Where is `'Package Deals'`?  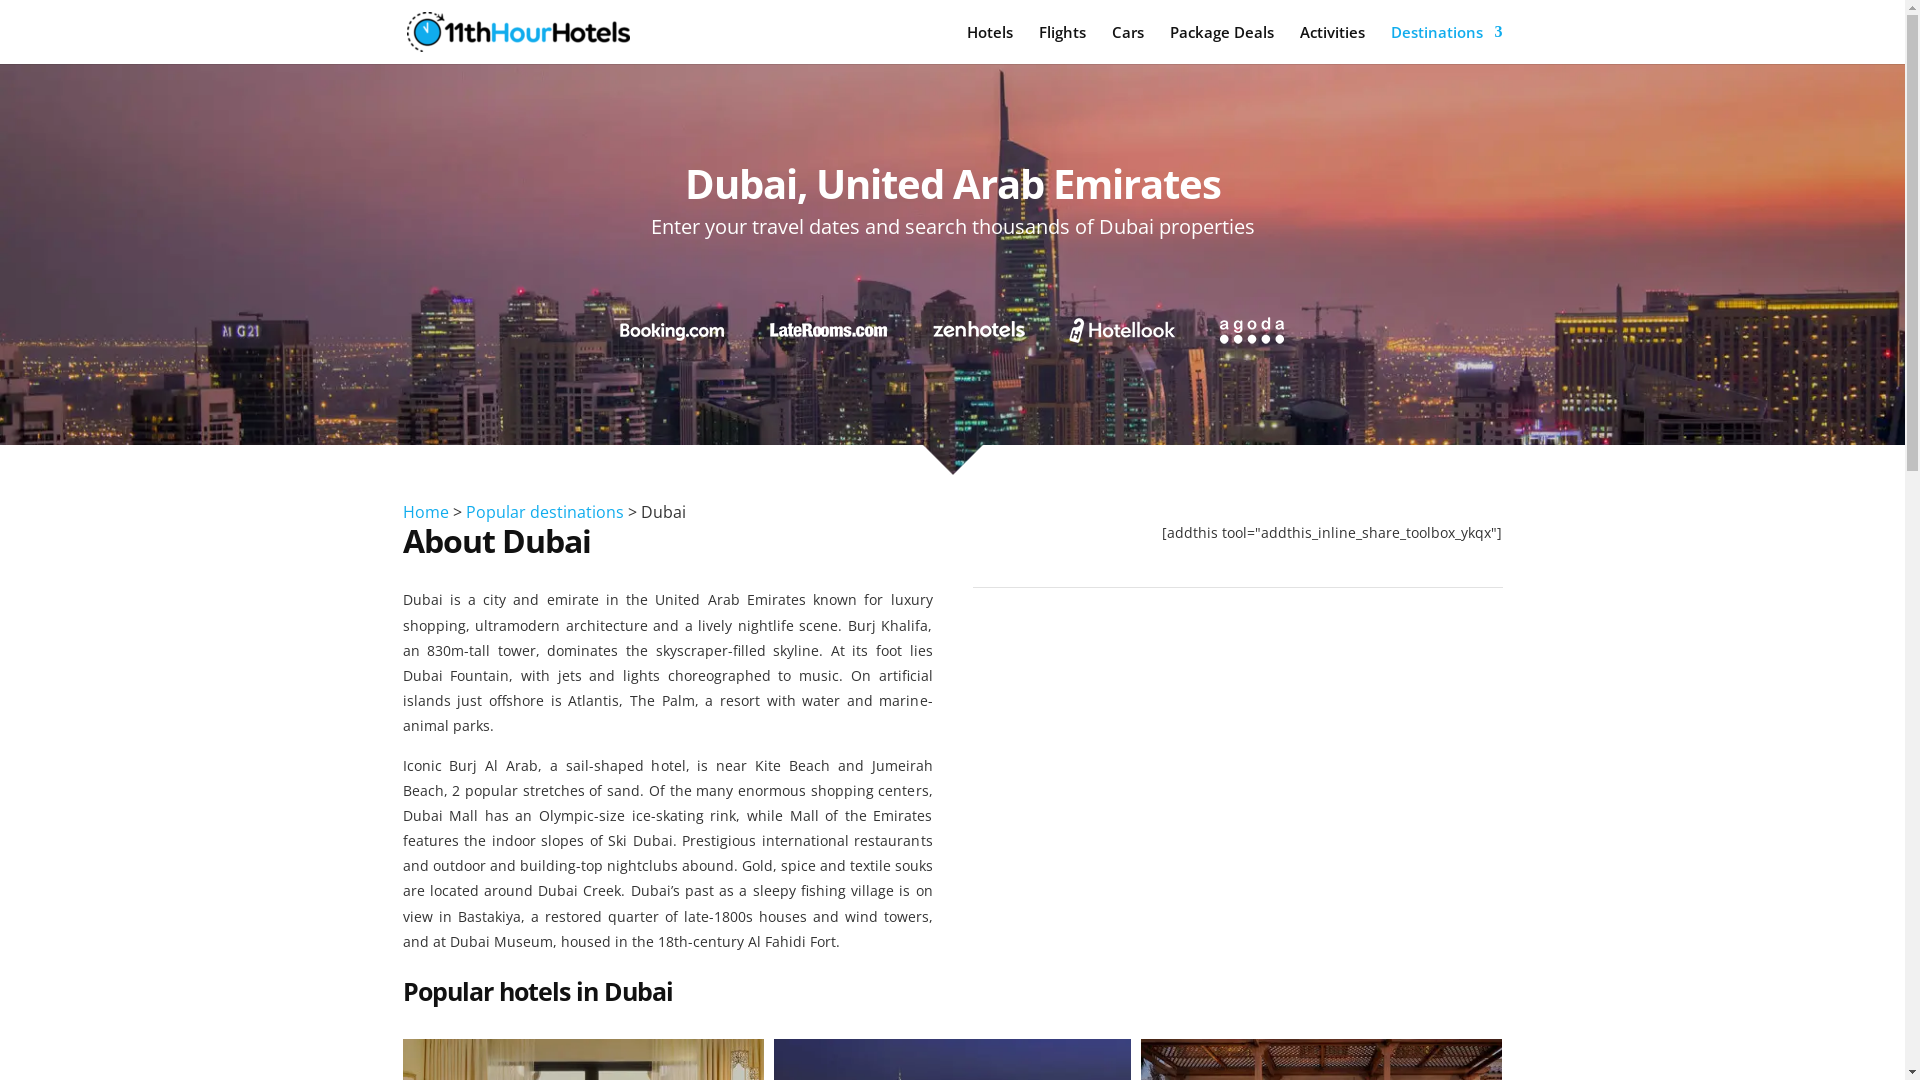 'Package Deals' is located at coordinates (1221, 44).